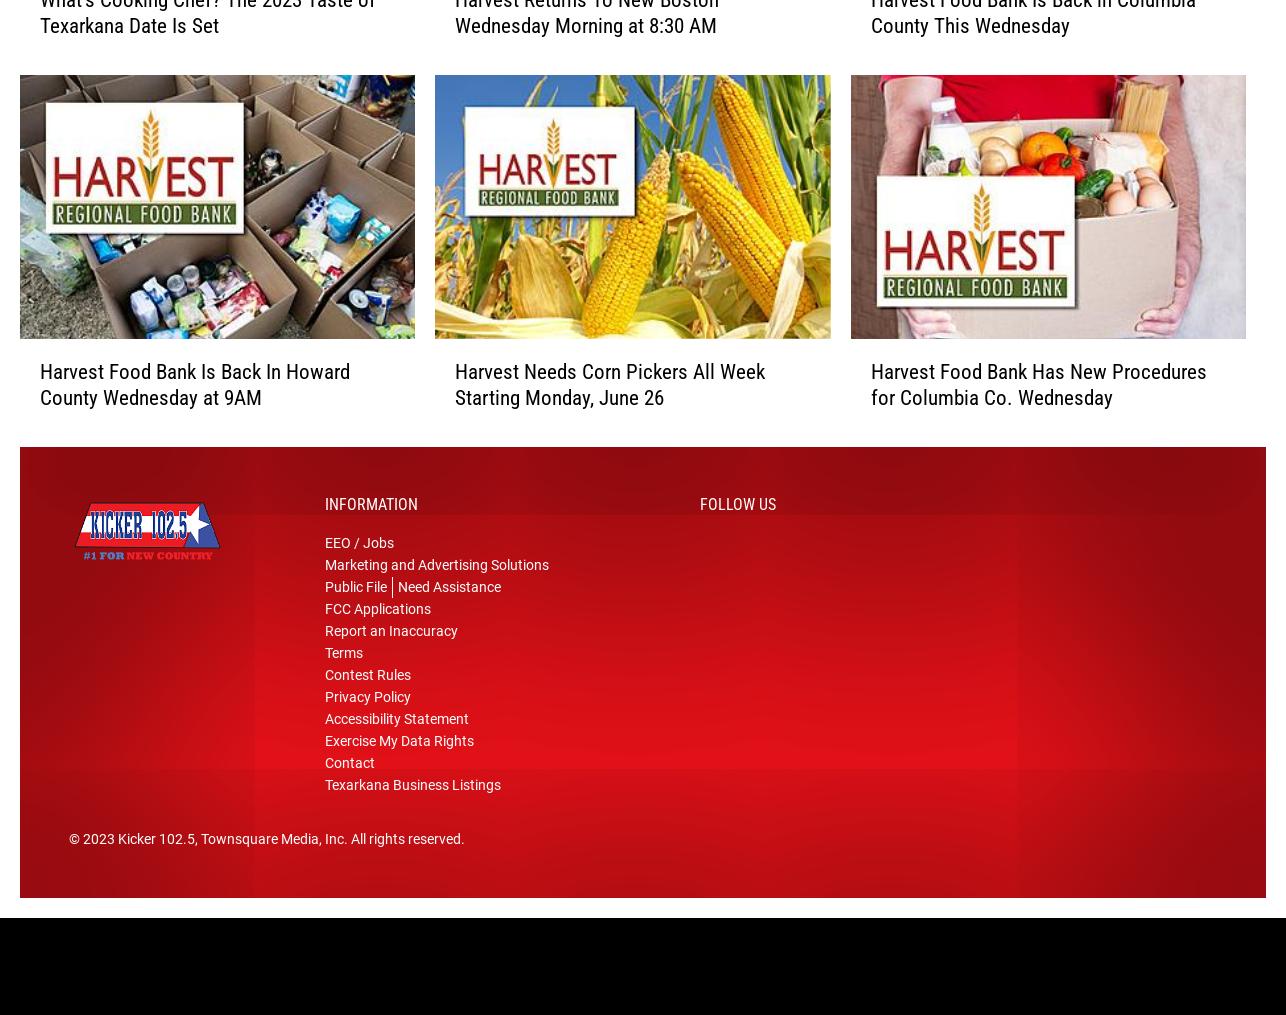 Image resolution: width=1286 pixels, height=1015 pixels. Describe the element at coordinates (376, 616) in the screenshot. I see `'FCC Applications'` at that location.